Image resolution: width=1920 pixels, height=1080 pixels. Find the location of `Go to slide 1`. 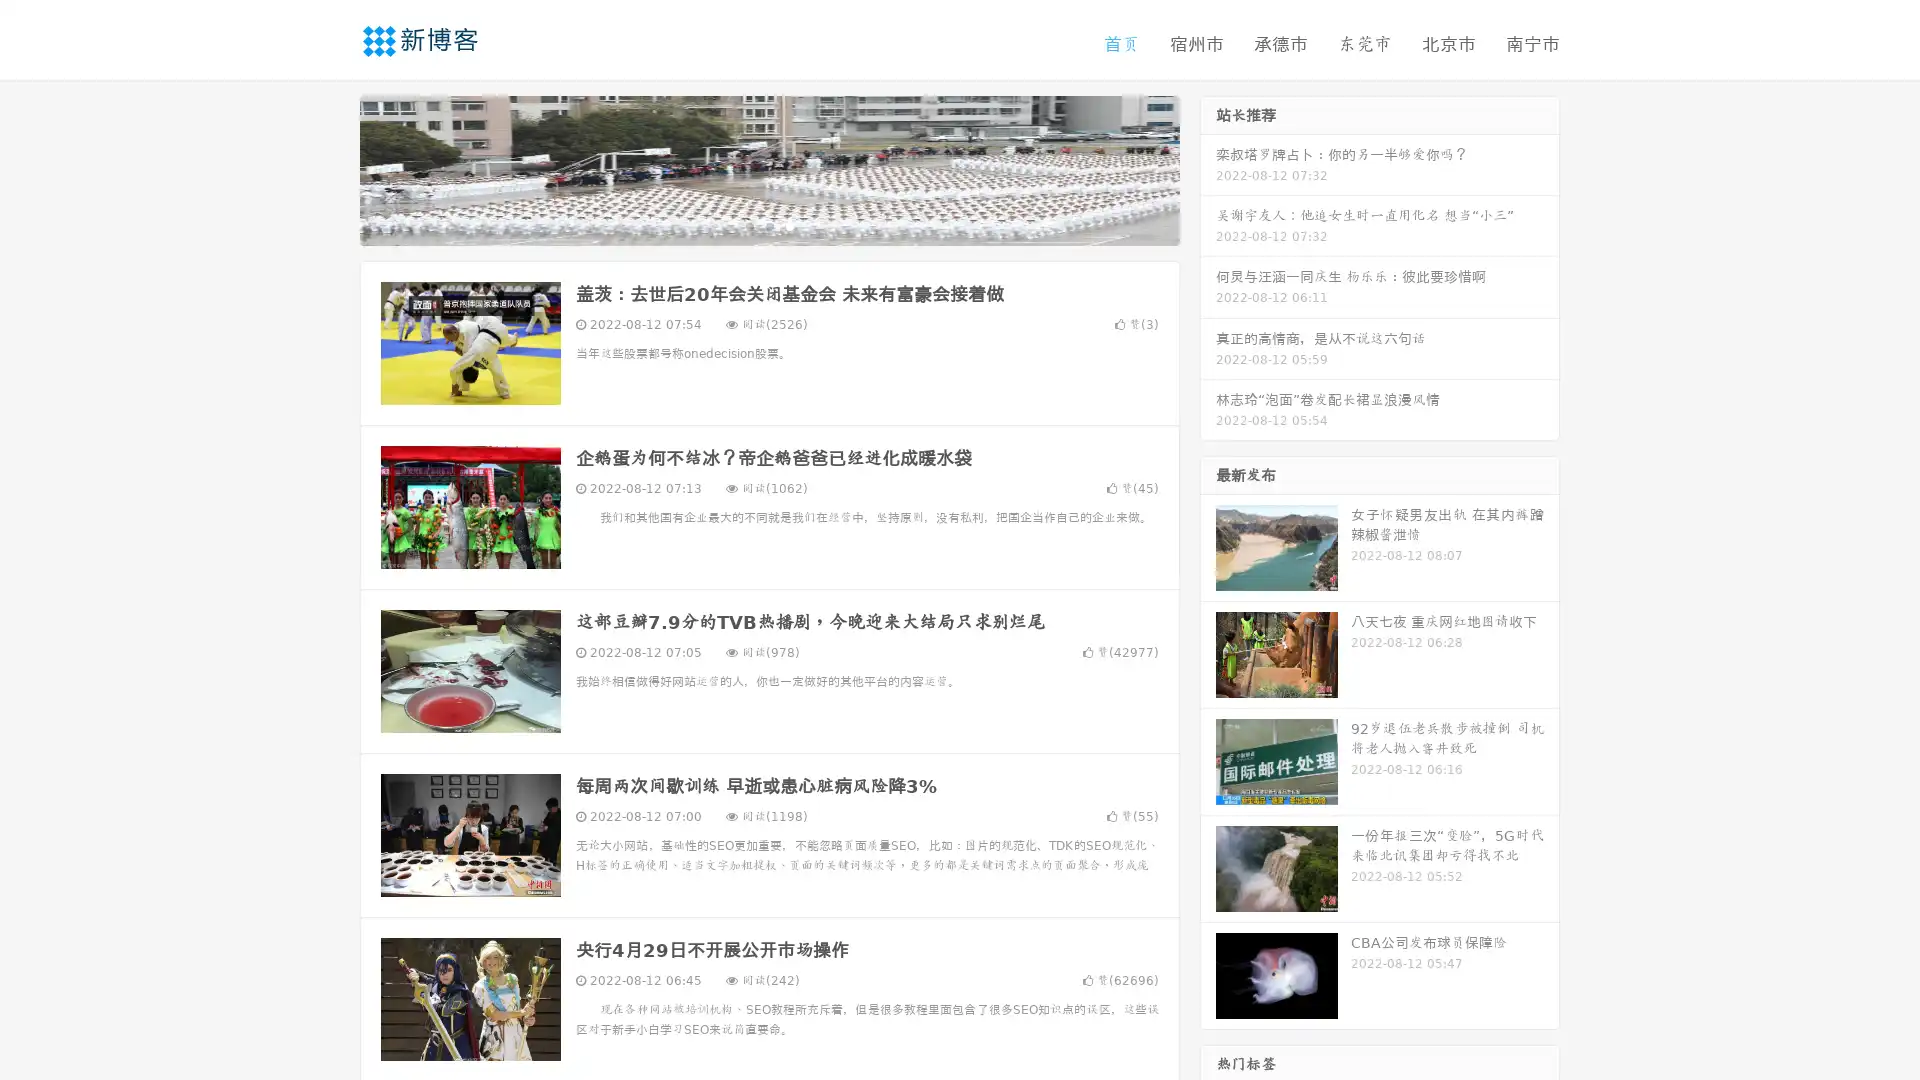

Go to slide 1 is located at coordinates (748, 225).